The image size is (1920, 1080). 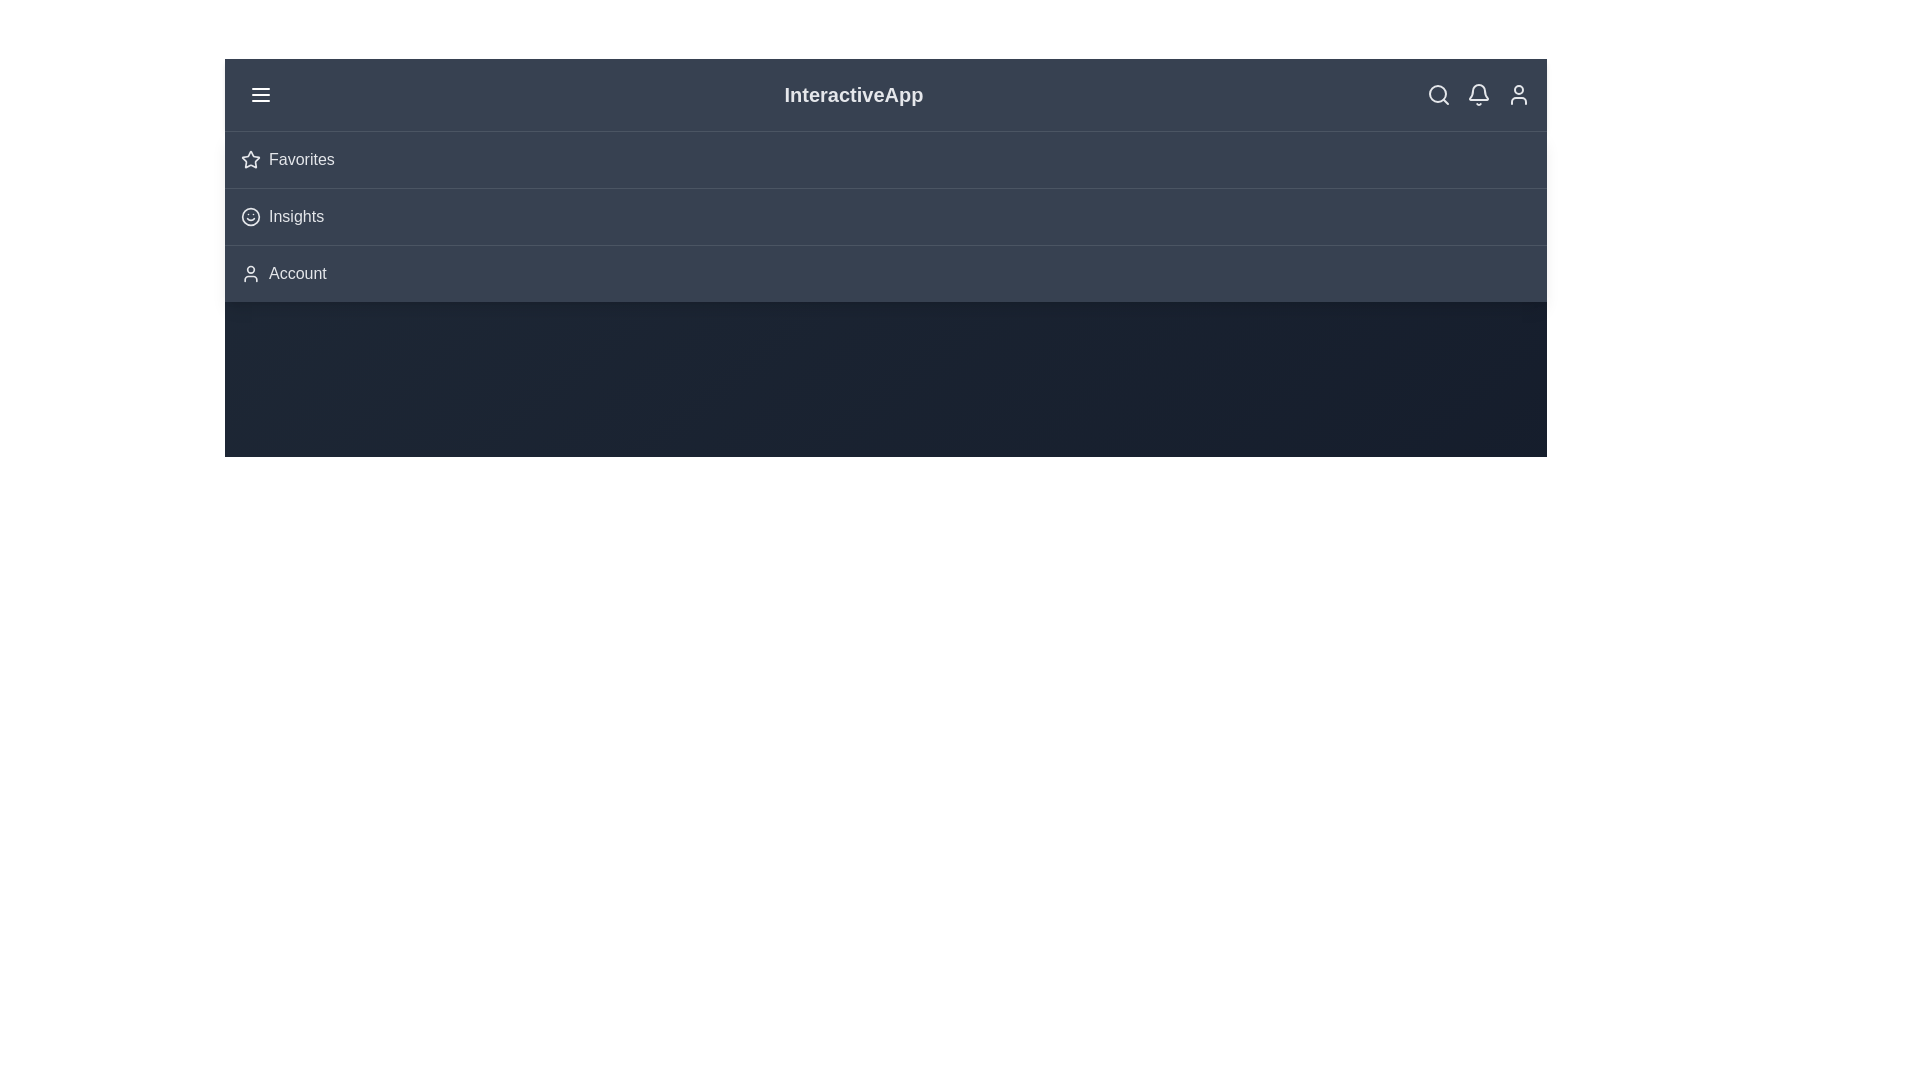 I want to click on the user icon to access user-related actions, so click(x=1518, y=95).